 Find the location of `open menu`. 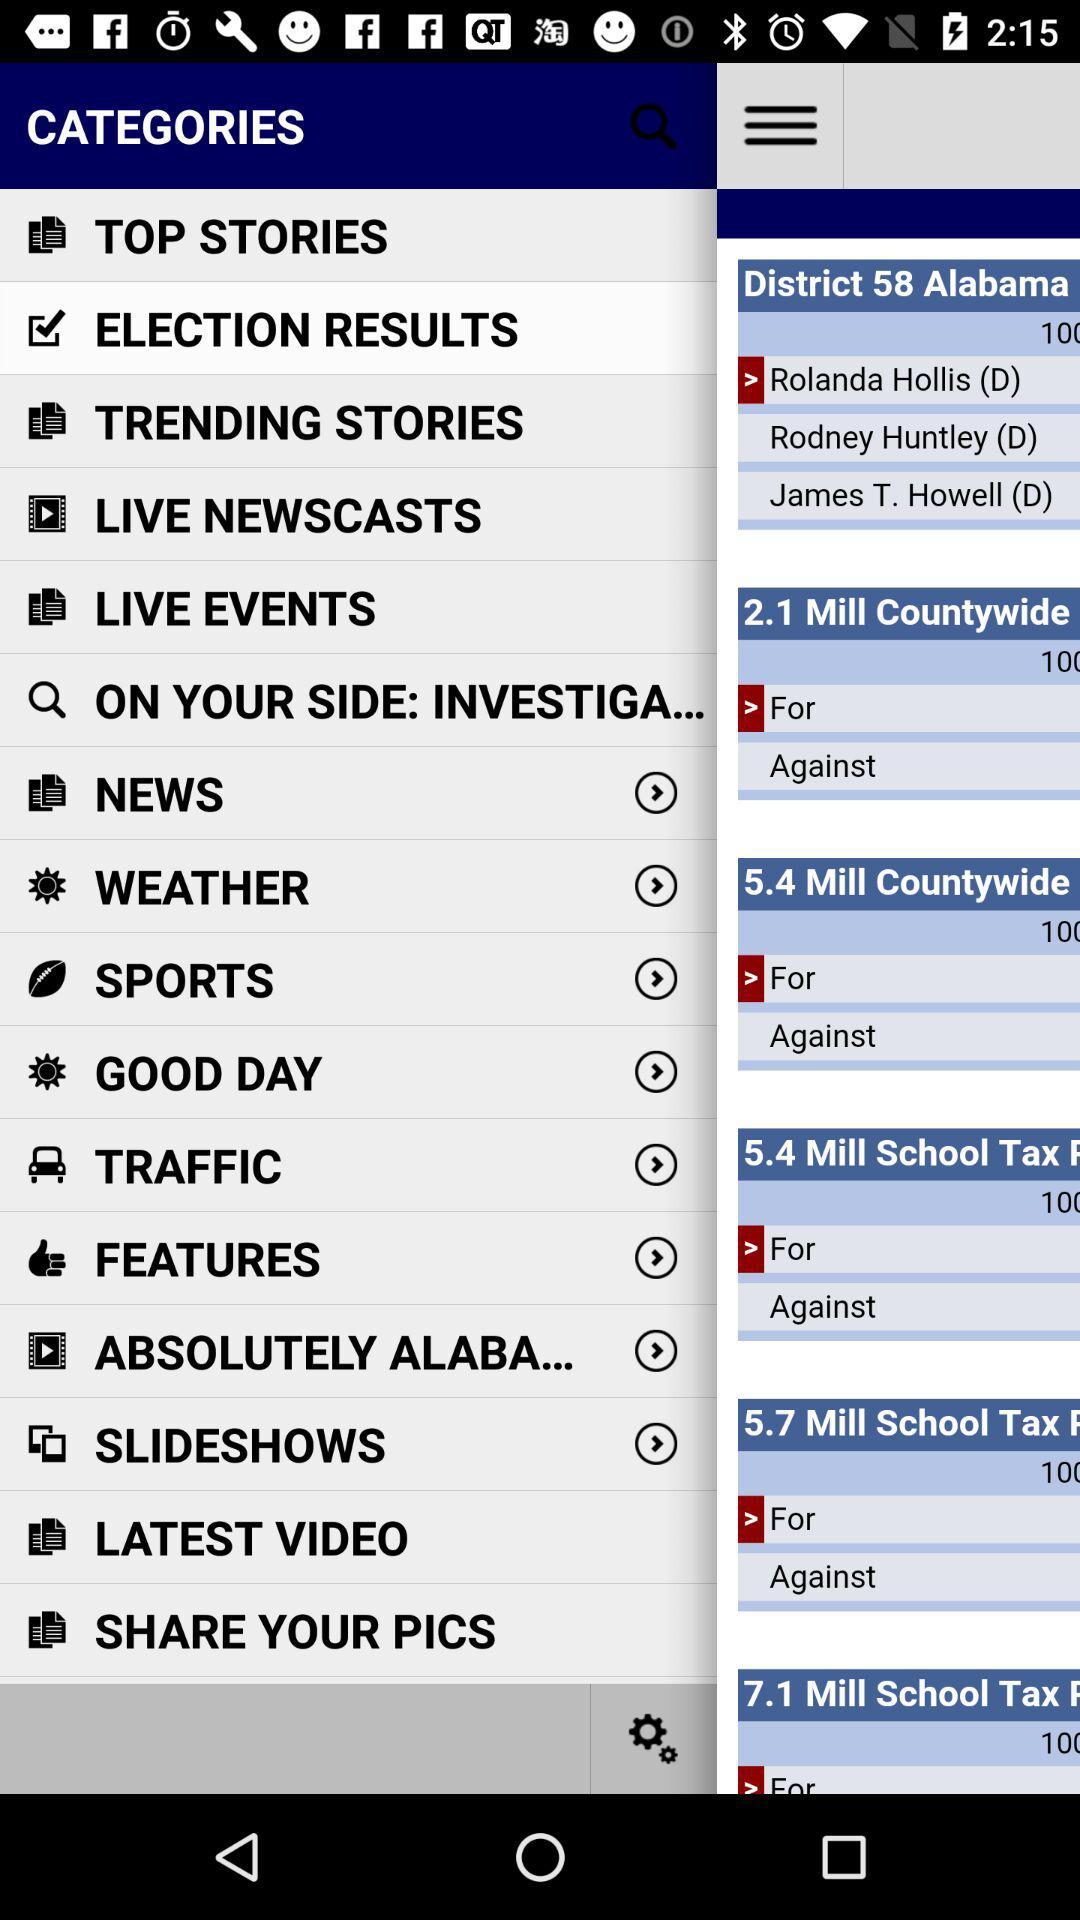

open menu is located at coordinates (778, 124).